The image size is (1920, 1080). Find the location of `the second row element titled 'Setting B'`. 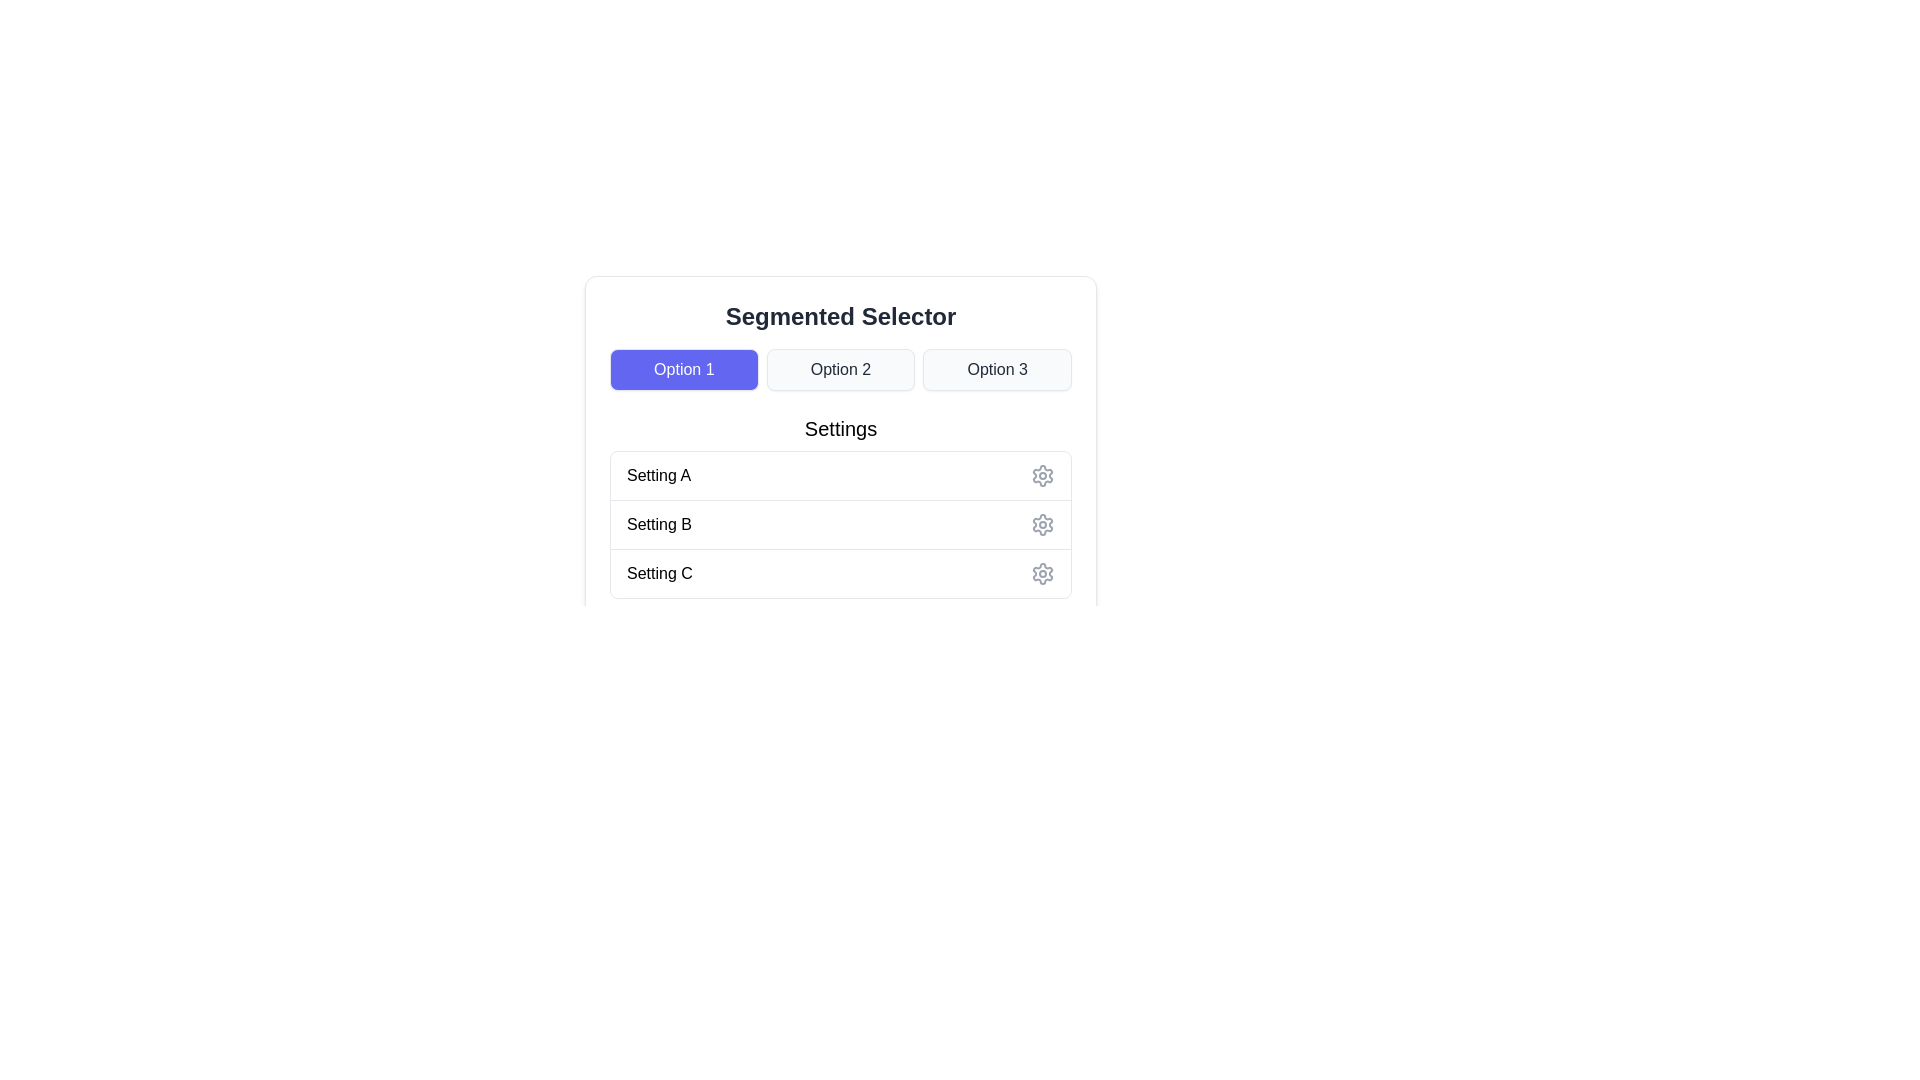

the second row element titled 'Setting B' is located at coordinates (840, 523).